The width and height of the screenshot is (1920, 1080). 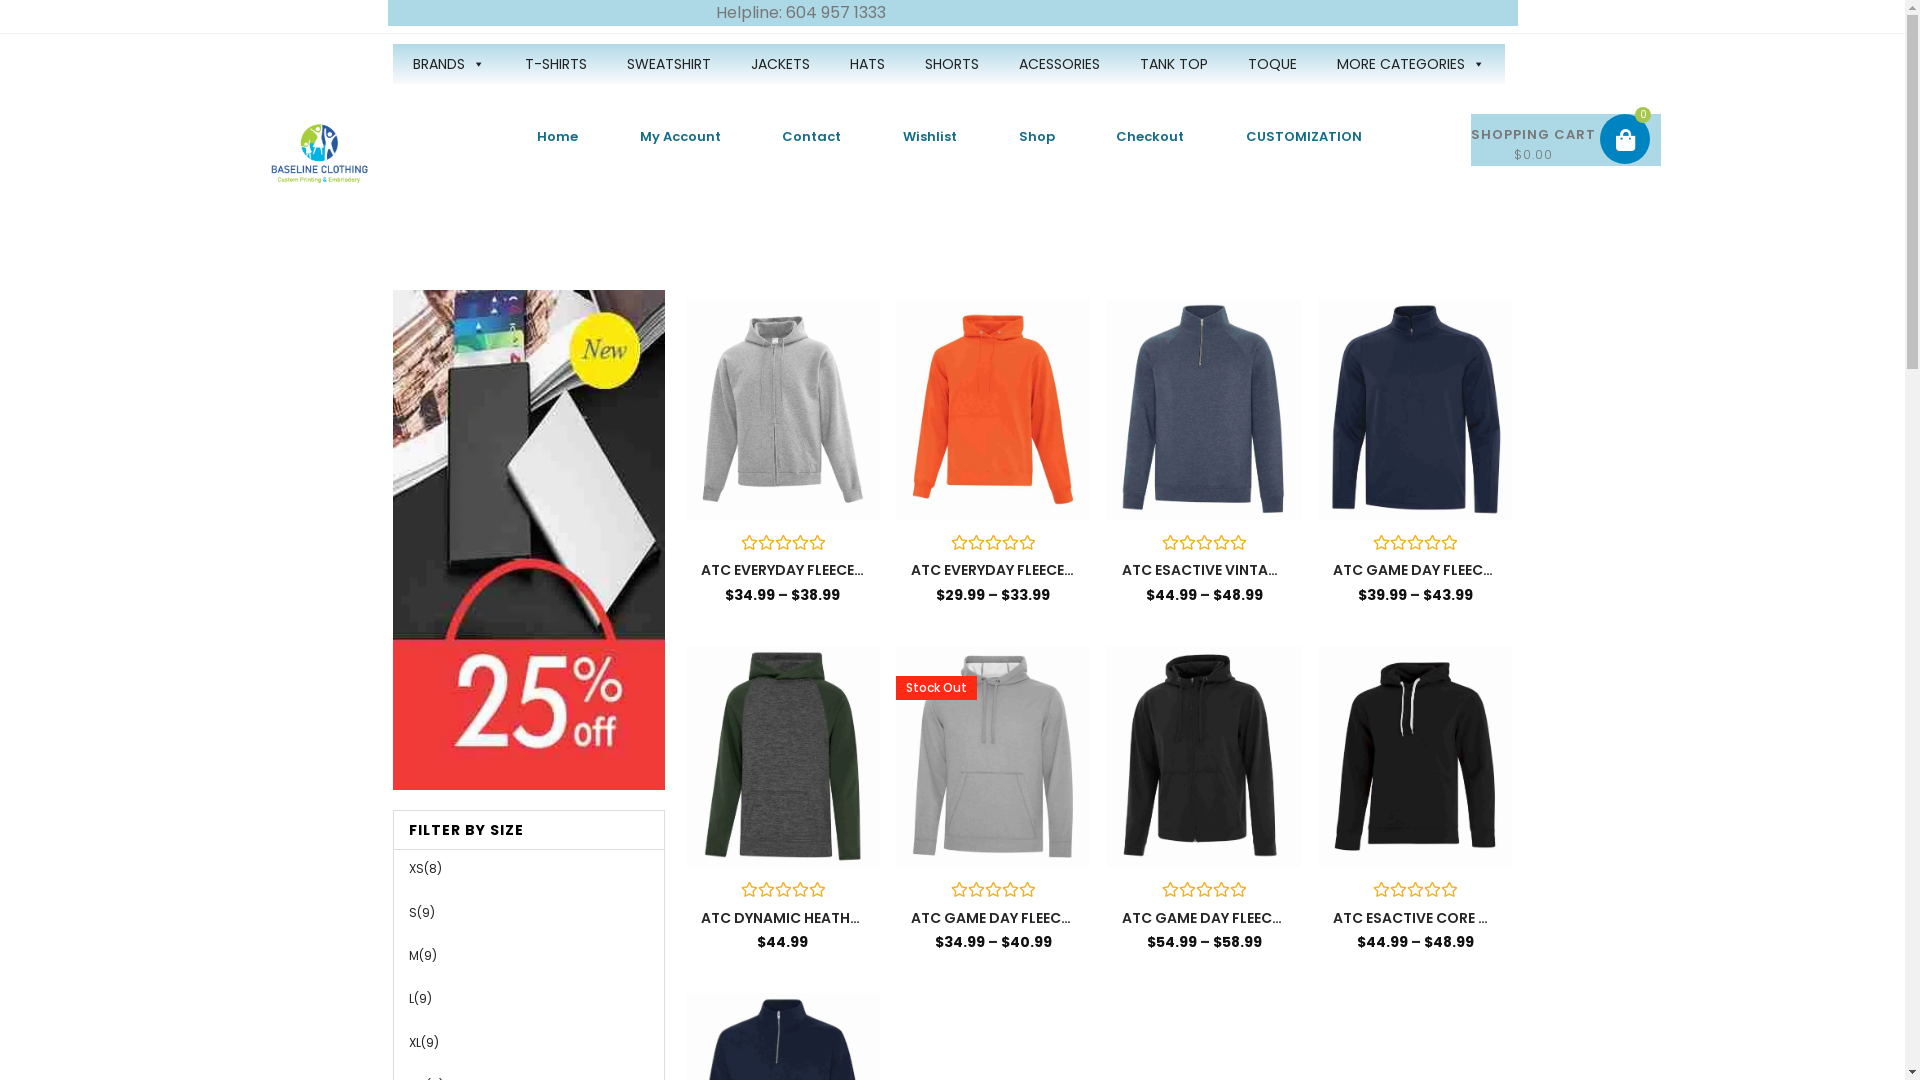 I want to click on 'HATS', so click(x=867, y=63).